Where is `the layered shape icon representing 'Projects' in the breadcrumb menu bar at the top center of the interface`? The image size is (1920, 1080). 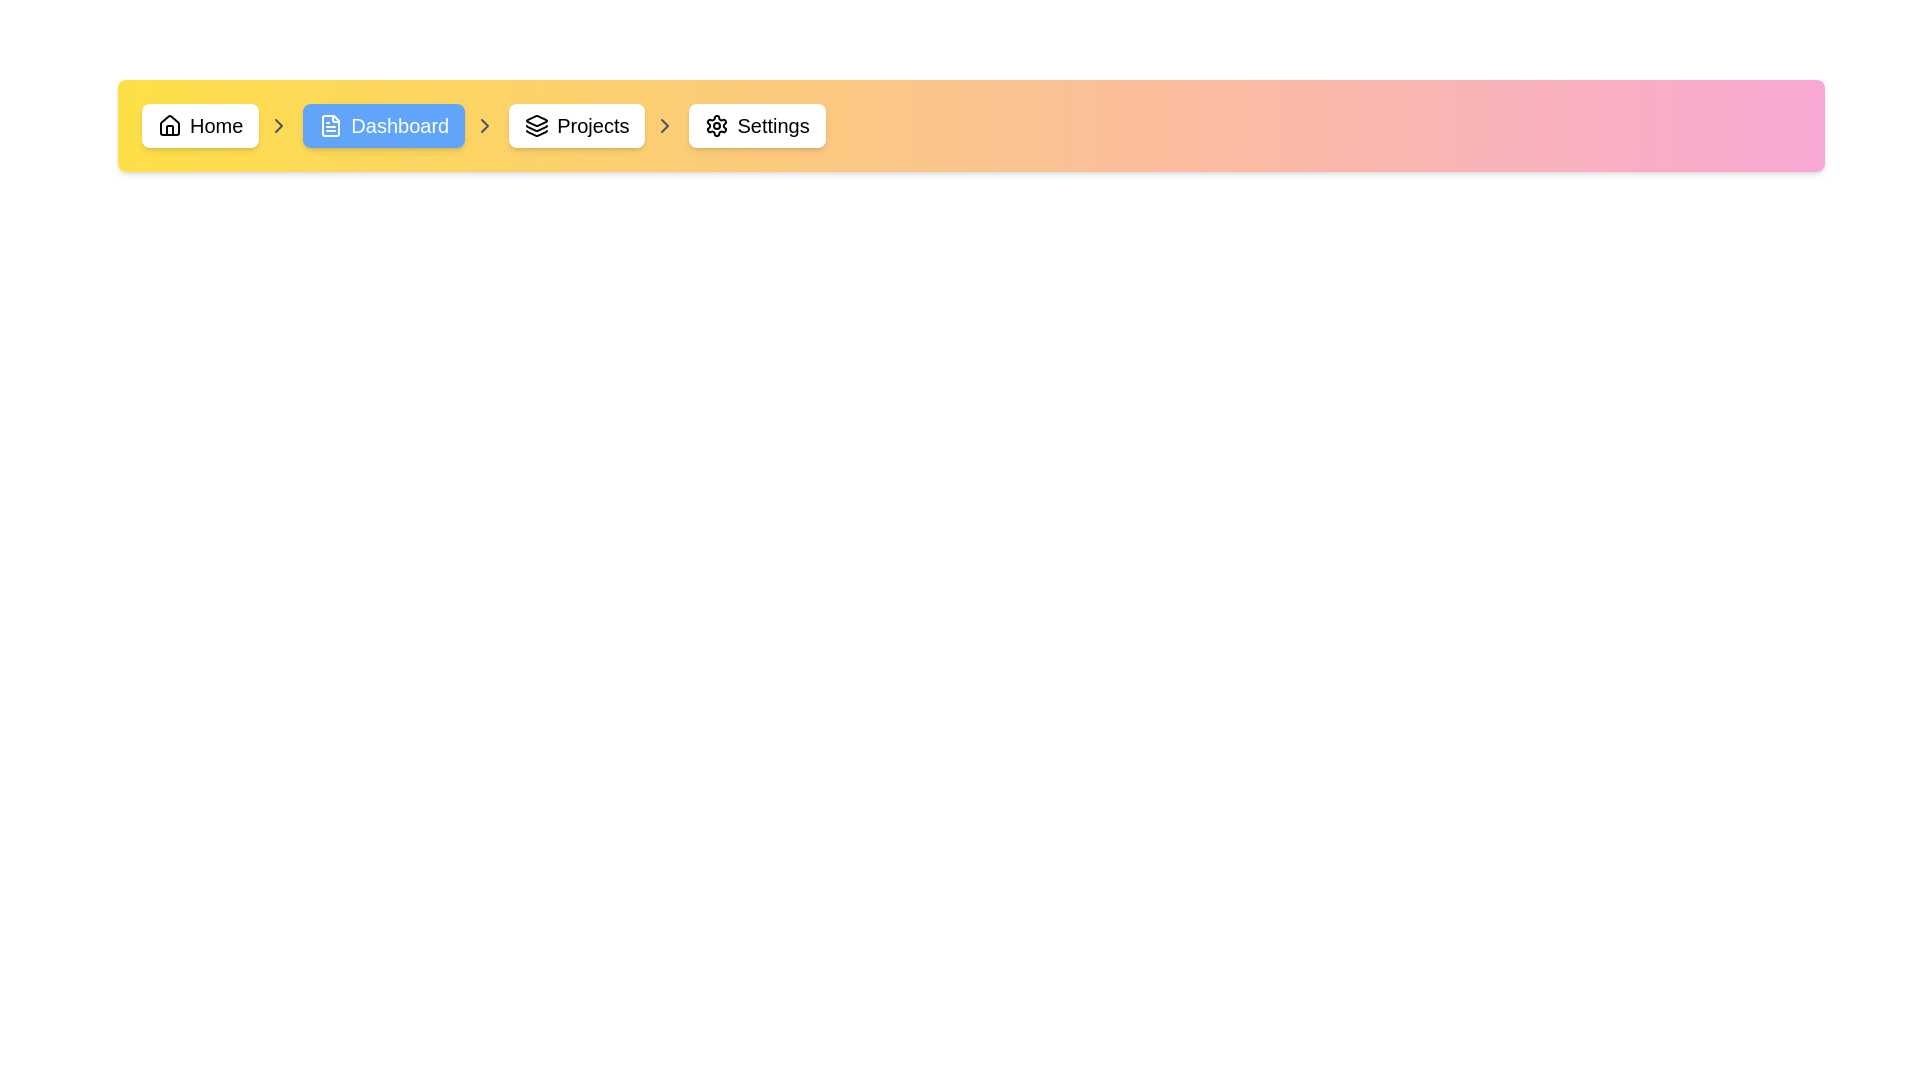
the layered shape icon representing 'Projects' in the breadcrumb menu bar at the top center of the interface is located at coordinates (537, 120).